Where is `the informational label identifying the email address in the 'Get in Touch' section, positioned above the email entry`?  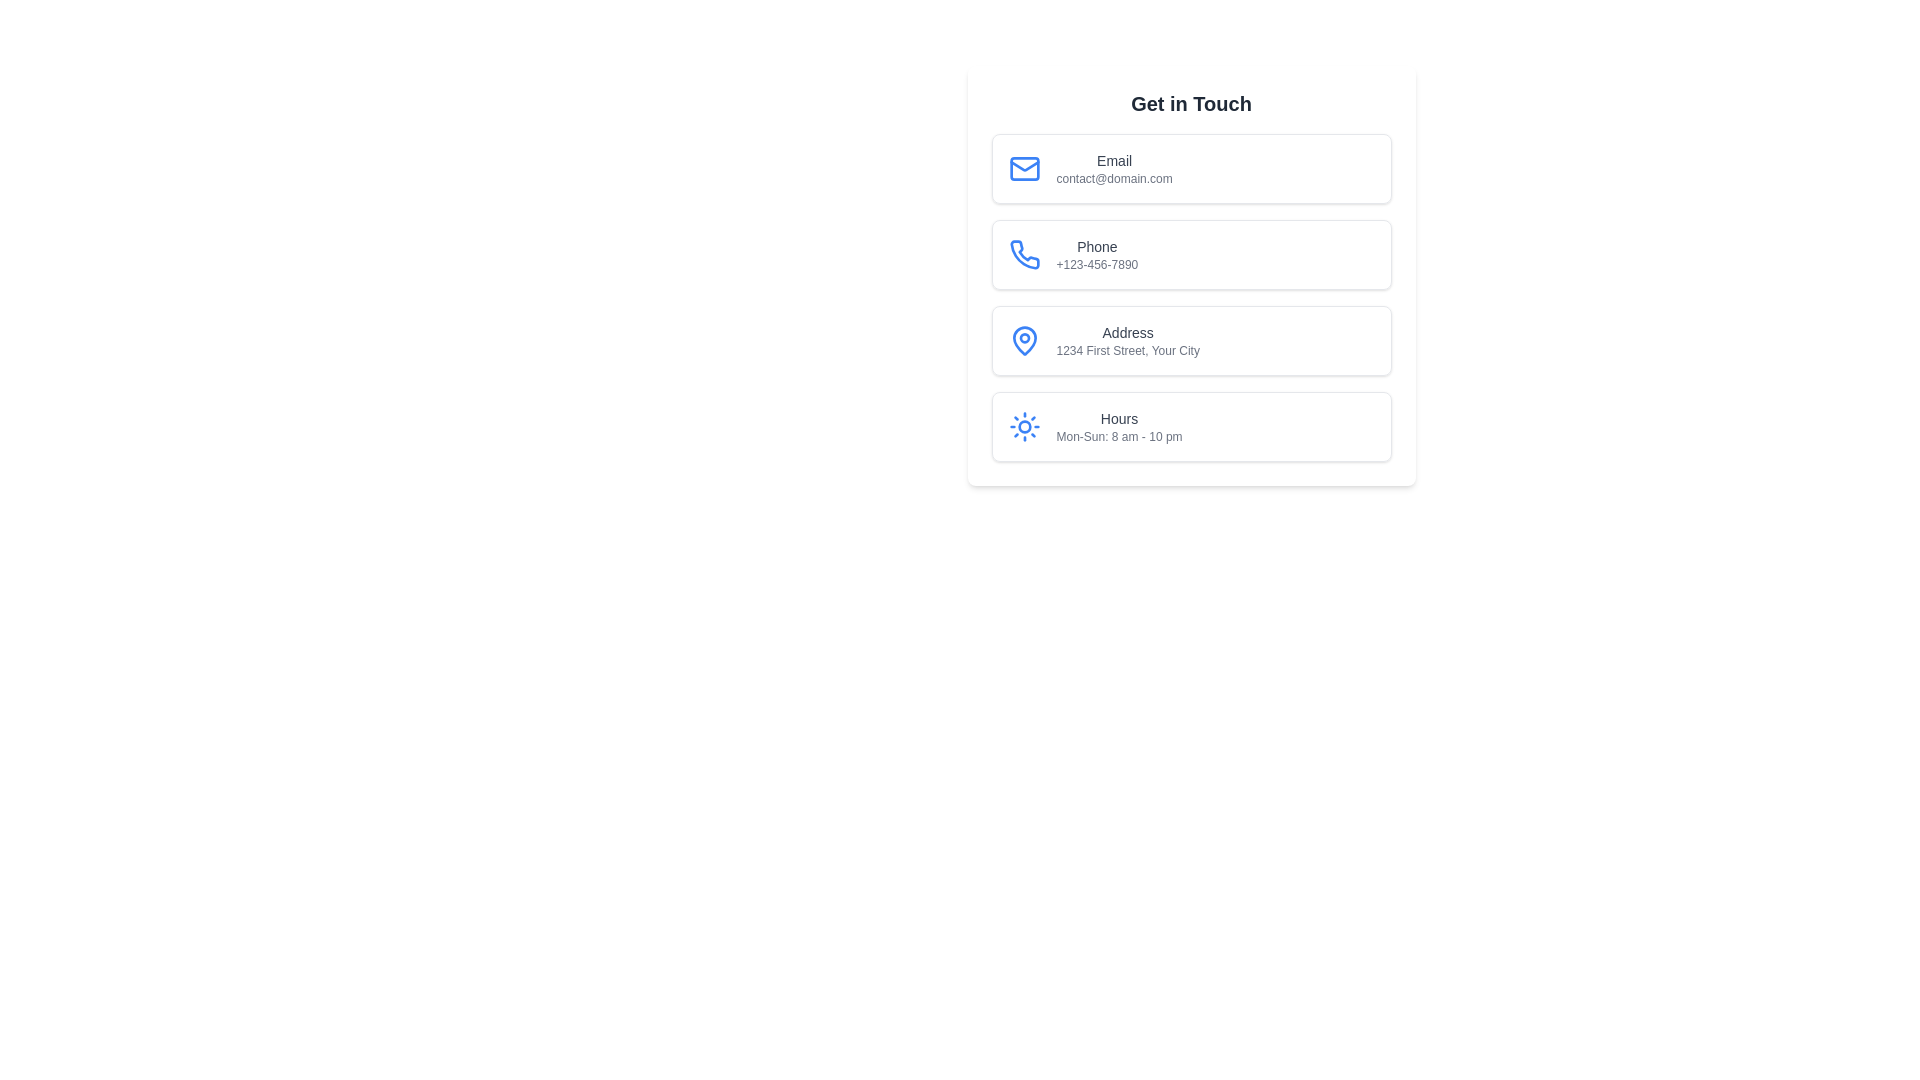
the informational label identifying the email address in the 'Get in Touch' section, positioned above the email entry is located at coordinates (1113, 160).